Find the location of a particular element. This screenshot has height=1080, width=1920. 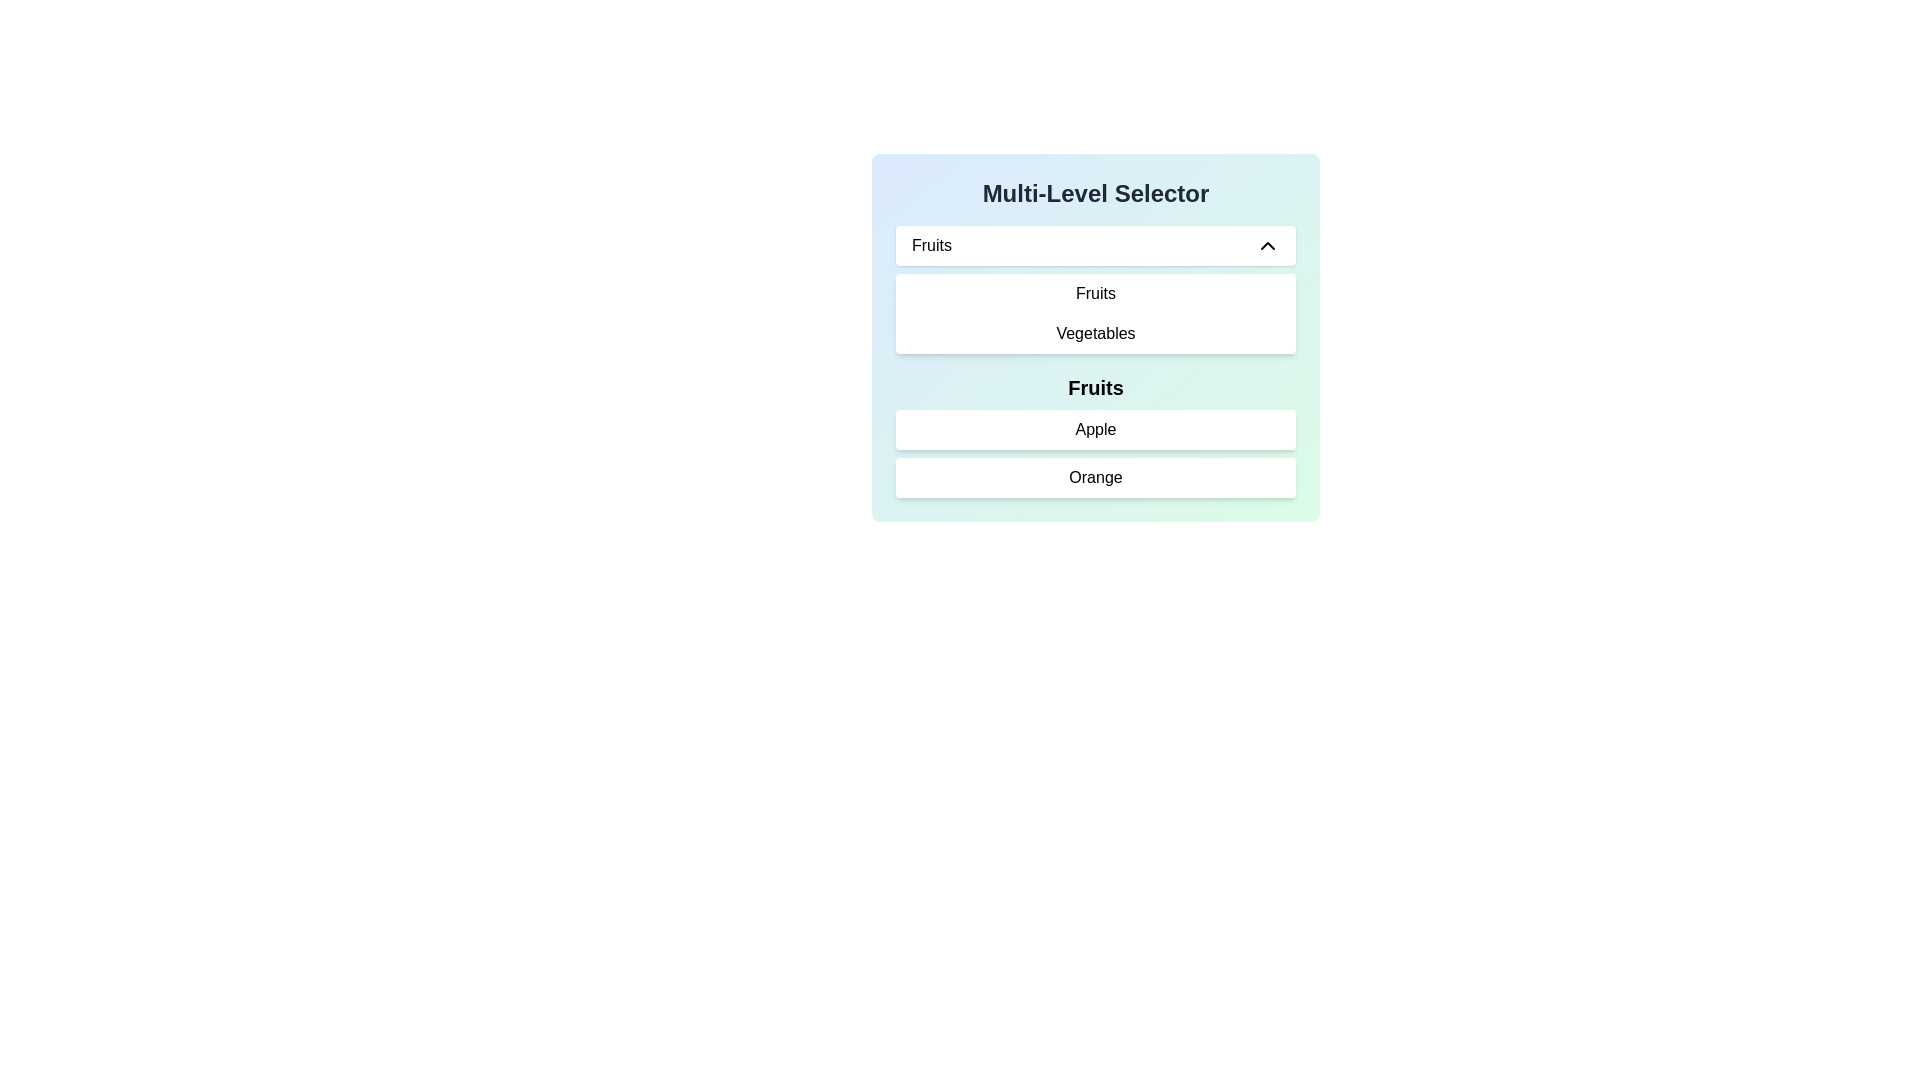

the 'Orange' menu item button, which is a rectangular button with a white background and dark text, located below the 'Apple' option in the 'Fruits' menu is located at coordinates (1094, 478).